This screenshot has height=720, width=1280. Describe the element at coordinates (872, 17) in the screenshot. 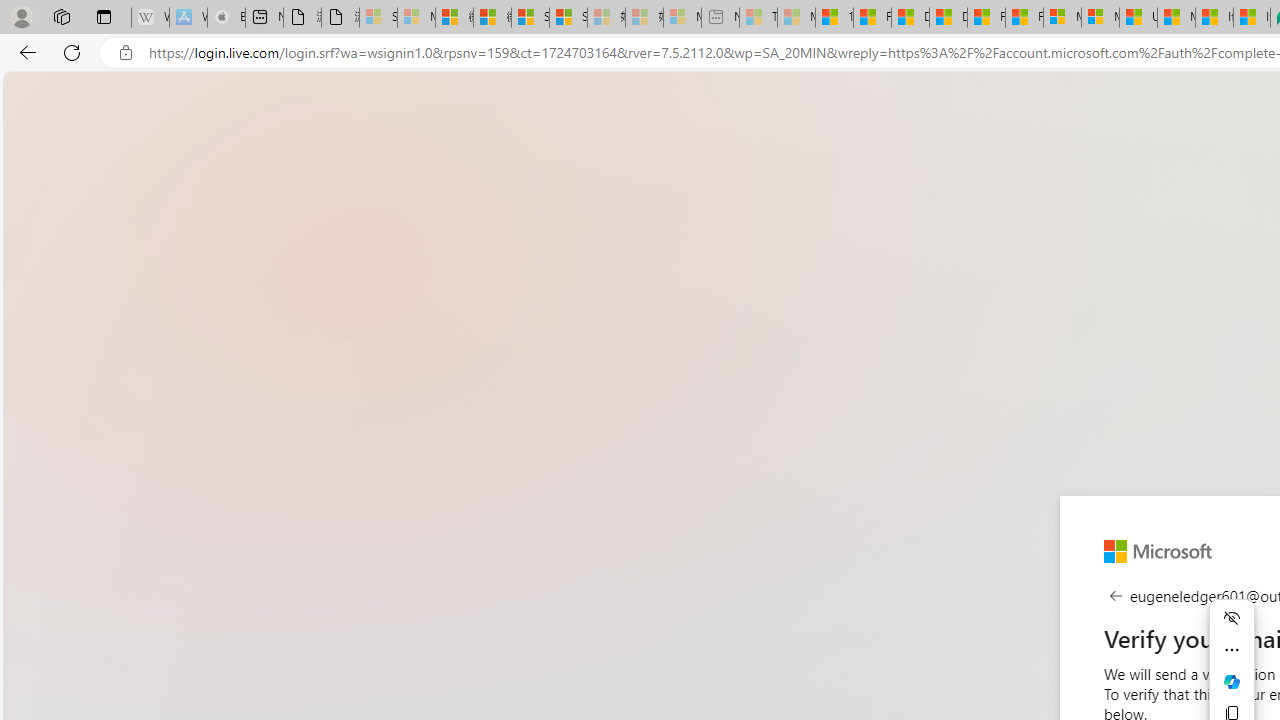

I see `'Food and Drink - MSN'` at that location.